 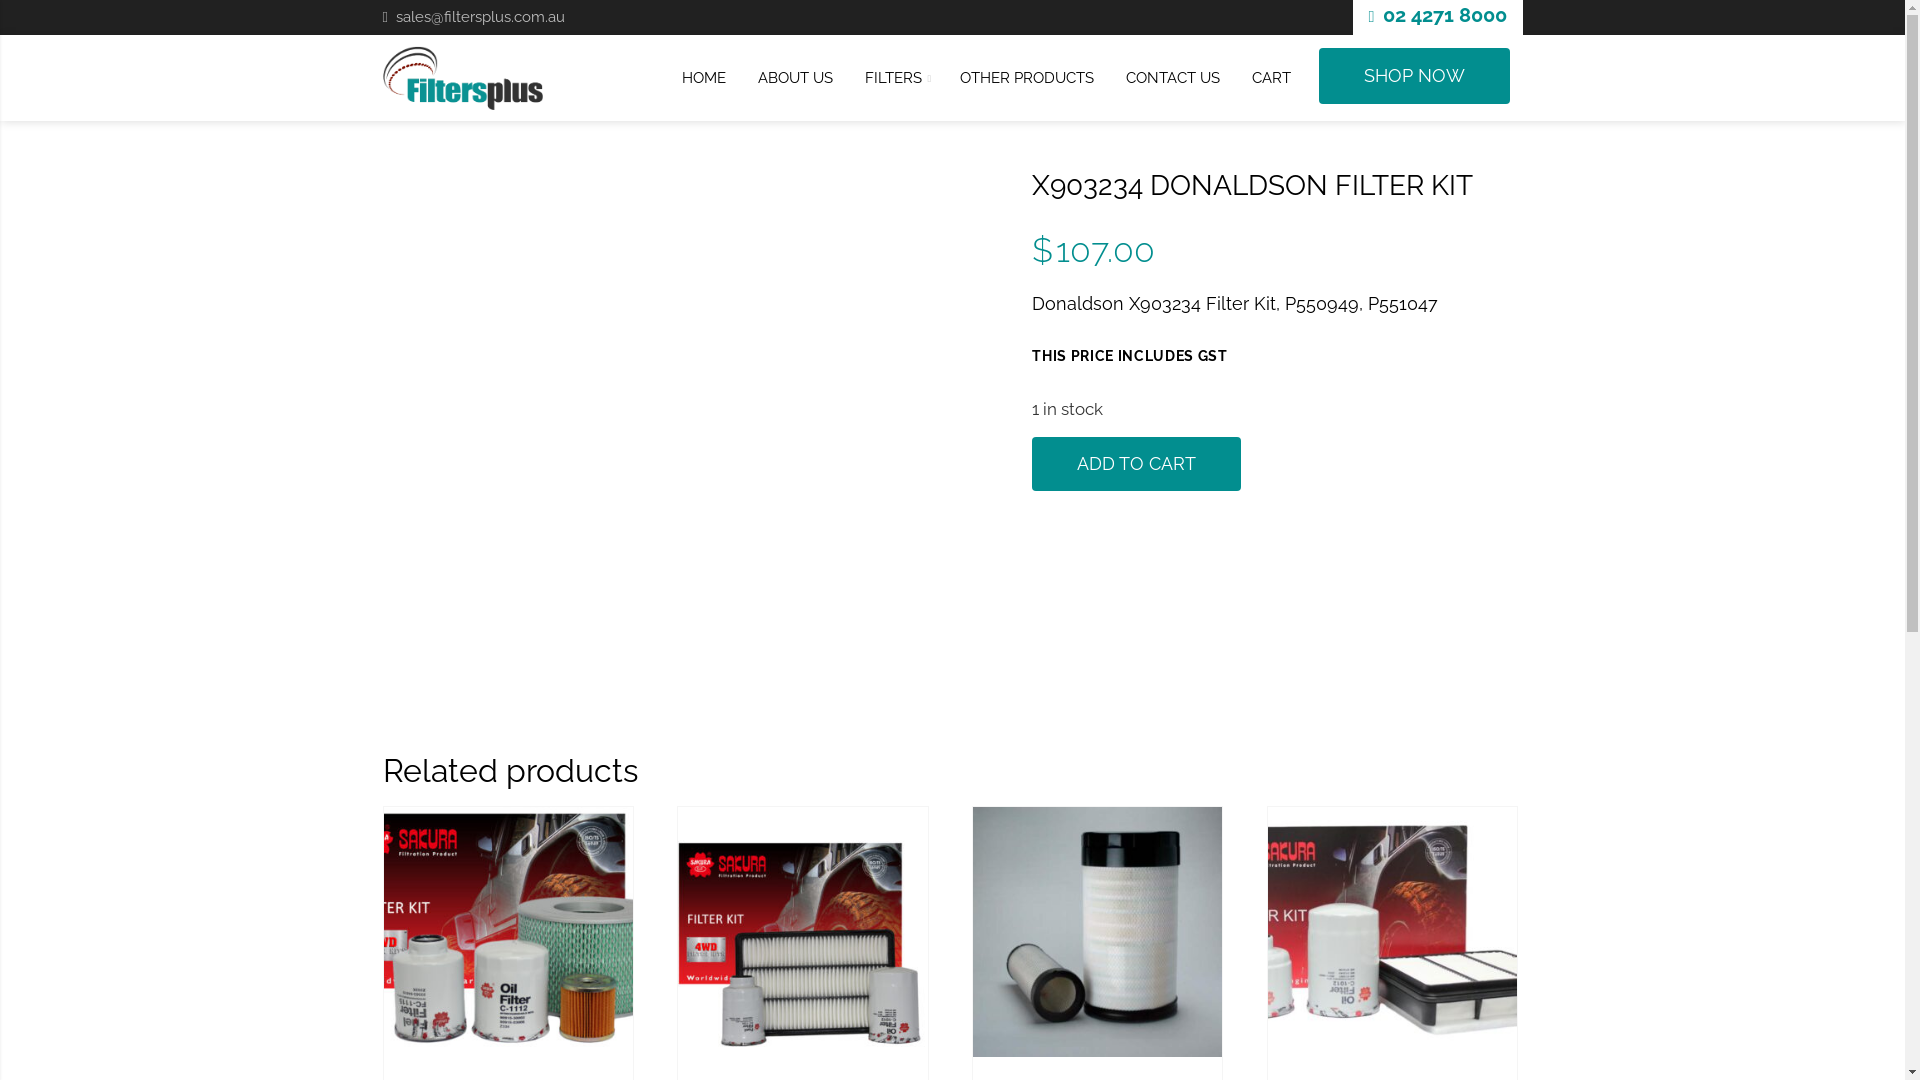 I want to click on '02 4271 8000', so click(x=1444, y=15).